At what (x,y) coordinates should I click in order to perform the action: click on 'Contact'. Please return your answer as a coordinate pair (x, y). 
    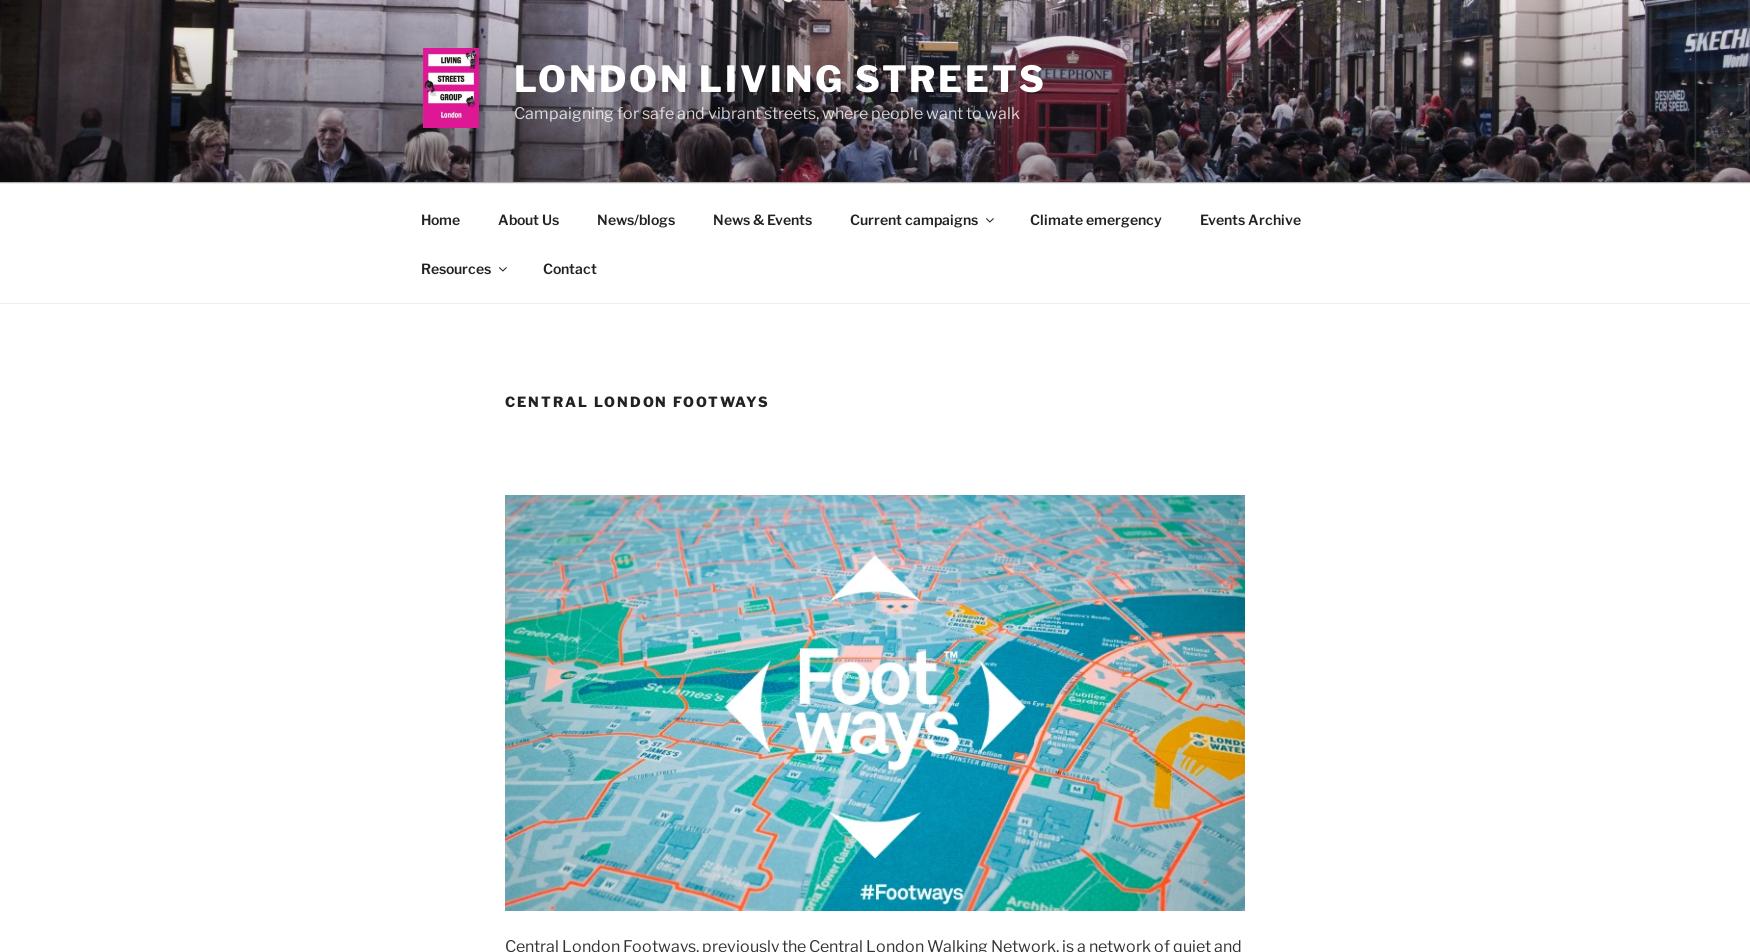
    Looking at the image, I should click on (540, 267).